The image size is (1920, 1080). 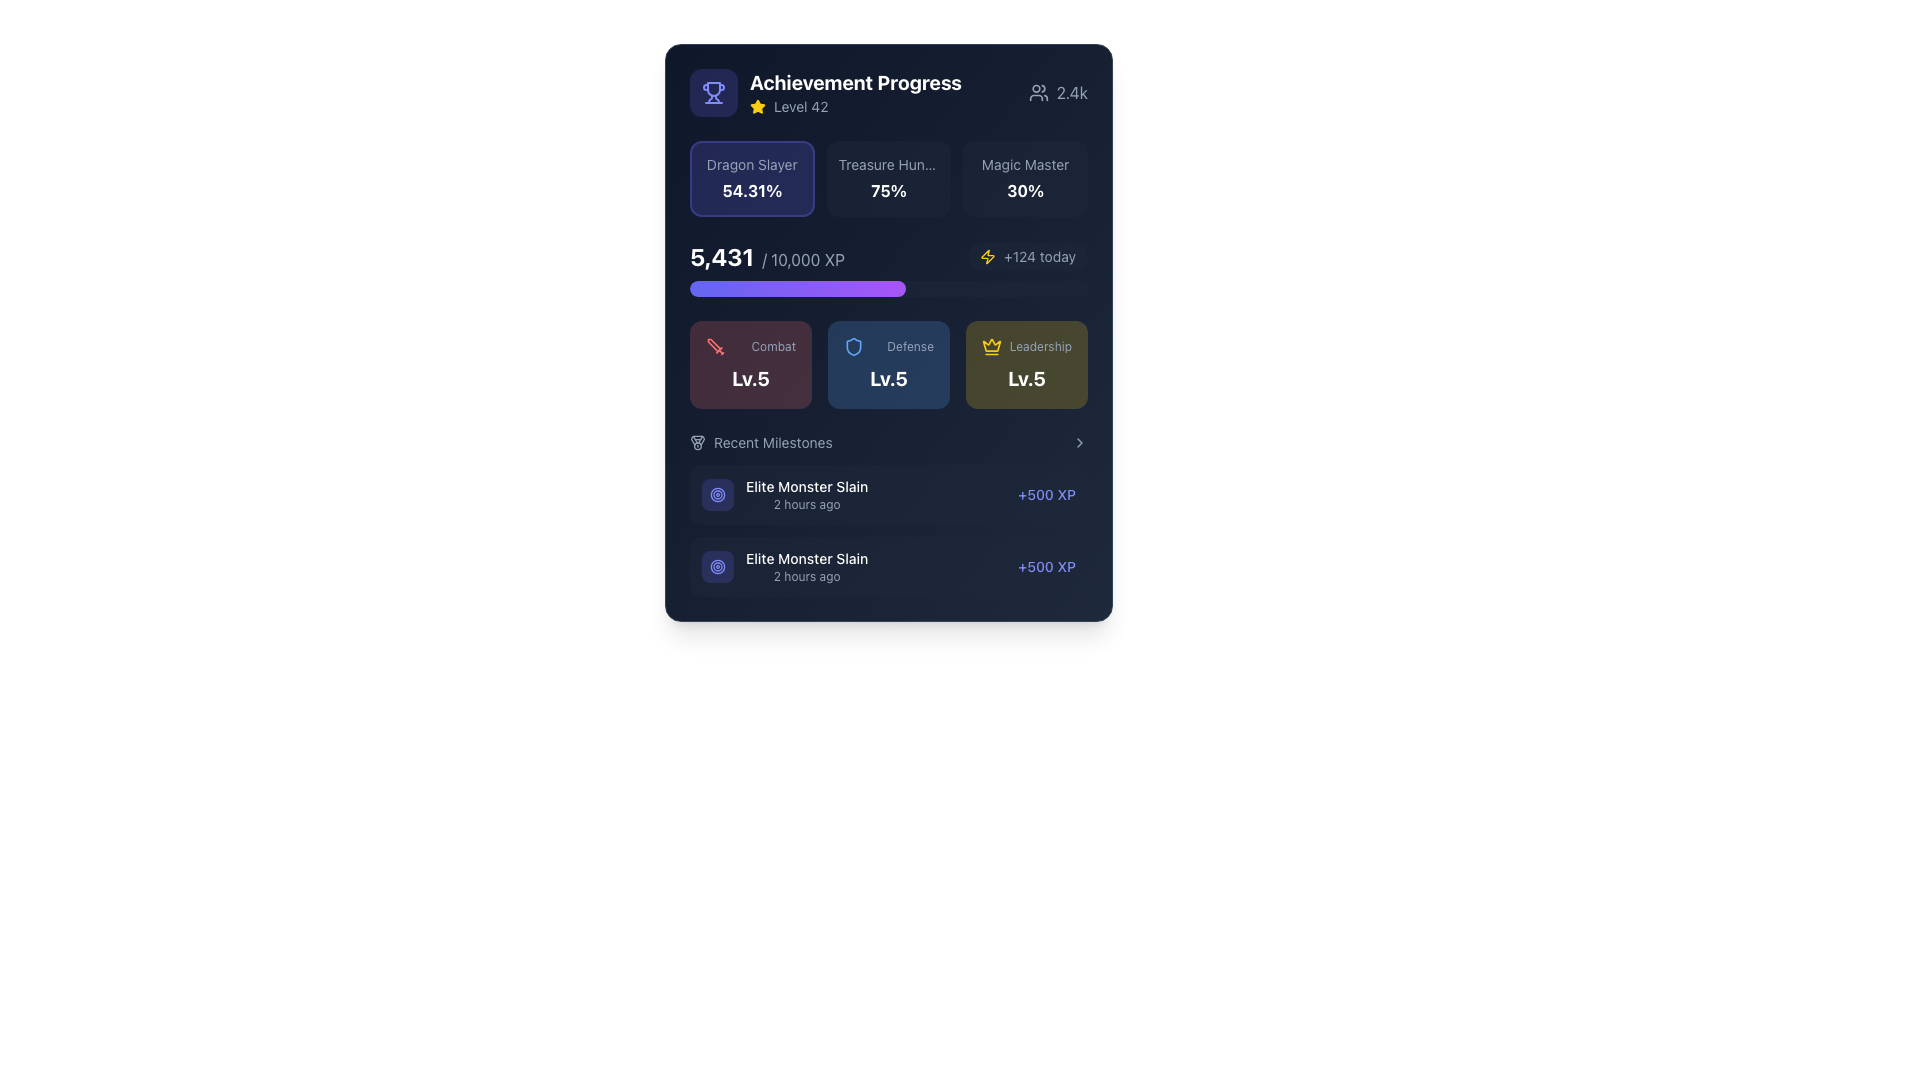 What do you see at coordinates (807, 559) in the screenshot?
I see `the 'Elite Monster Slain' text label, which is styled with white text on a dark background and is part of a card-like component in the 'Recent Milestones' section` at bounding box center [807, 559].